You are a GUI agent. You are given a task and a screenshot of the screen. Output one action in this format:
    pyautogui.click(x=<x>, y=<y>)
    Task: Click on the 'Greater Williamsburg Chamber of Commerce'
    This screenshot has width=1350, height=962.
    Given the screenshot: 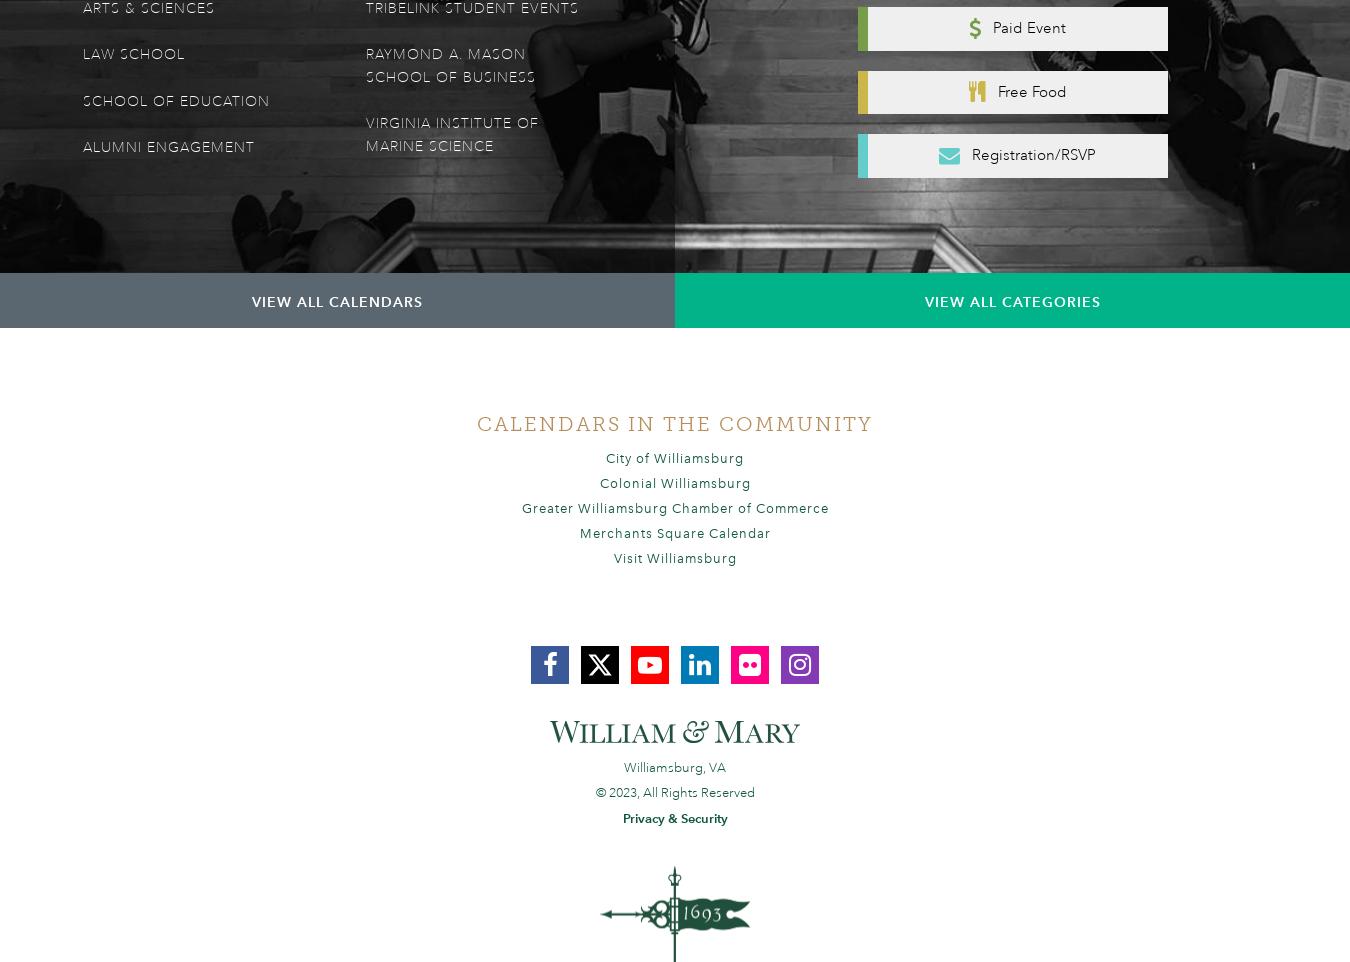 What is the action you would take?
    pyautogui.click(x=674, y=506)
    